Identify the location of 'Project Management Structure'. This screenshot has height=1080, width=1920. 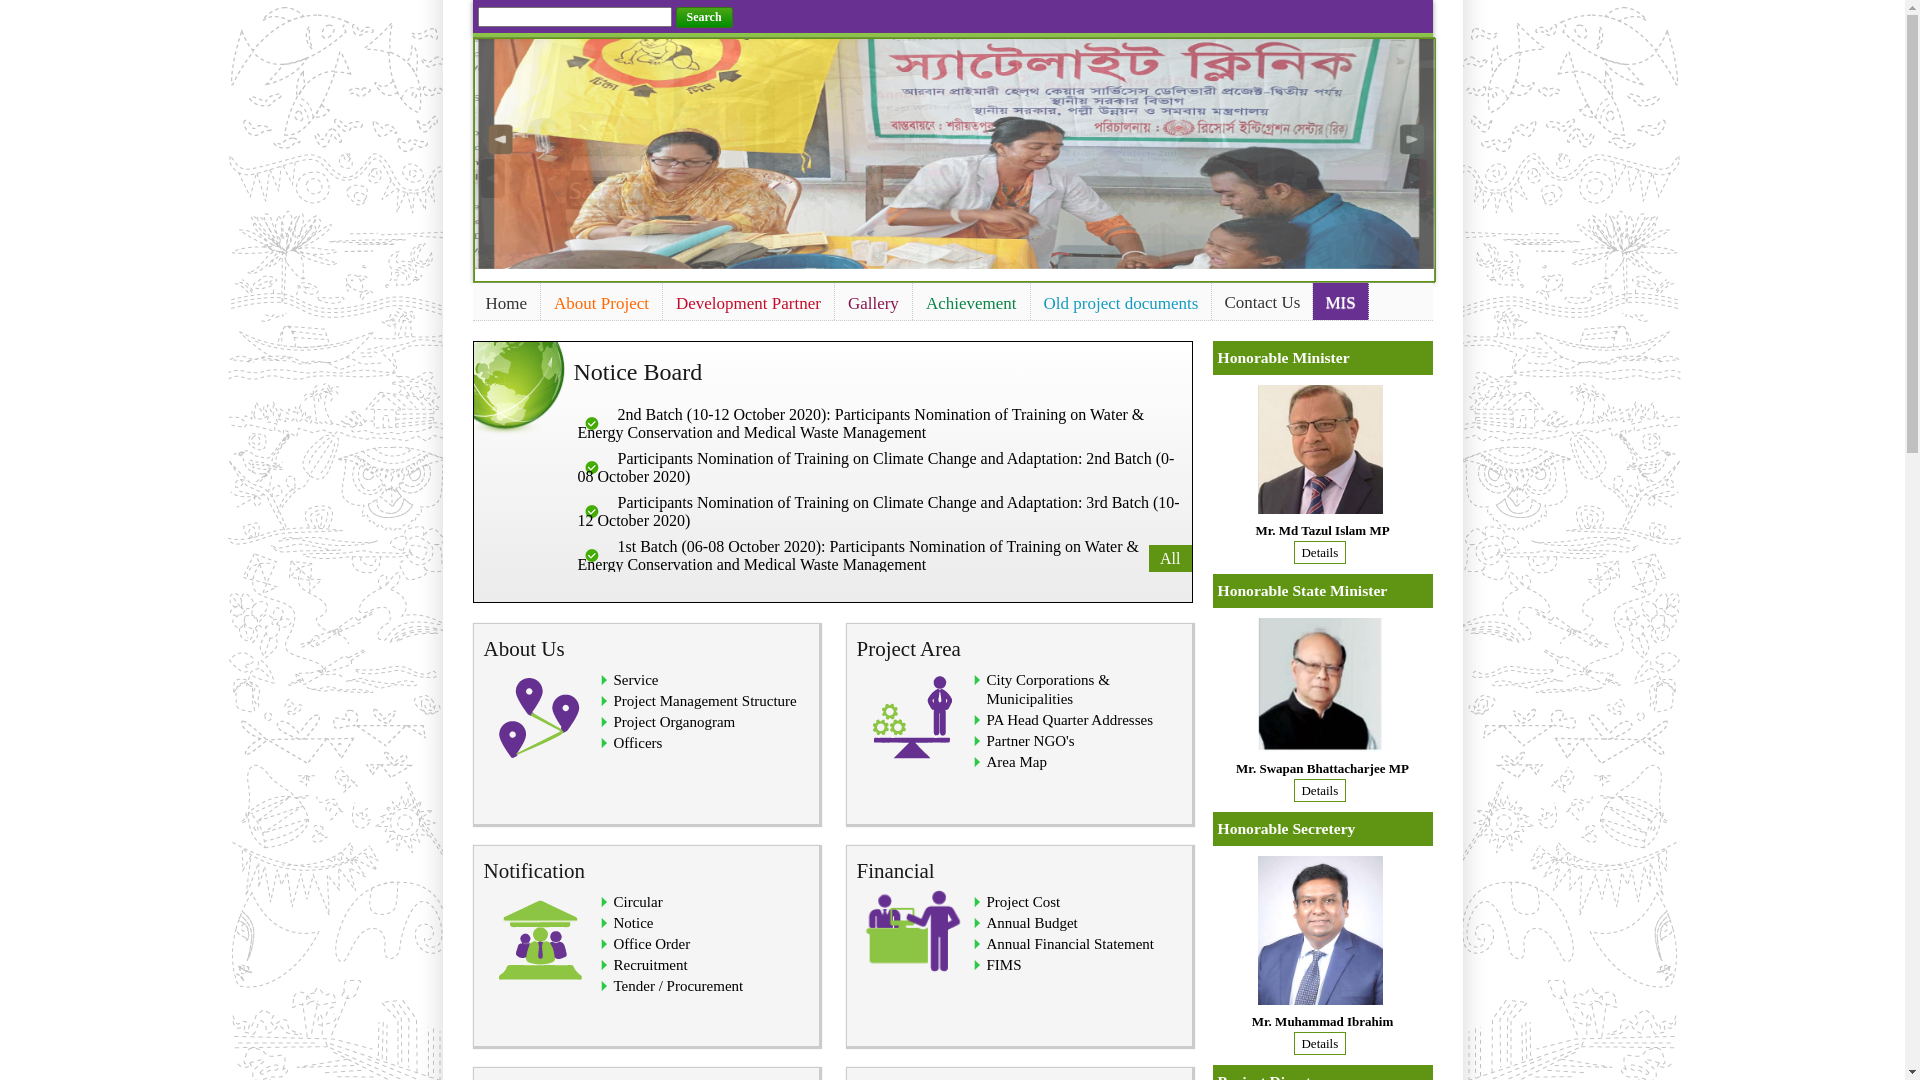
(613, 700).